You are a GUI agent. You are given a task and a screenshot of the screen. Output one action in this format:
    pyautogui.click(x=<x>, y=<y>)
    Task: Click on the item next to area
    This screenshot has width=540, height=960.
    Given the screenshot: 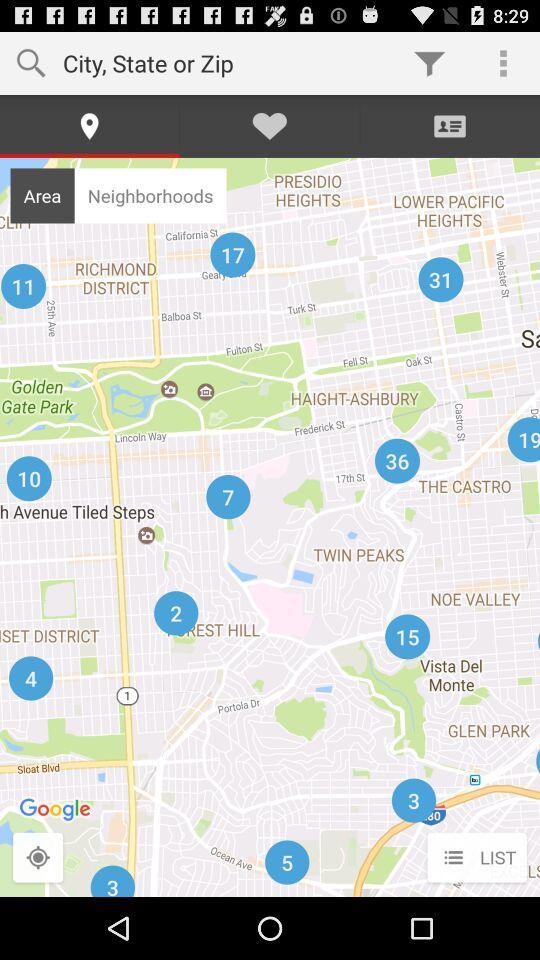 What is the action you would take?
    pyautogui.click(x=149, y=195)
    